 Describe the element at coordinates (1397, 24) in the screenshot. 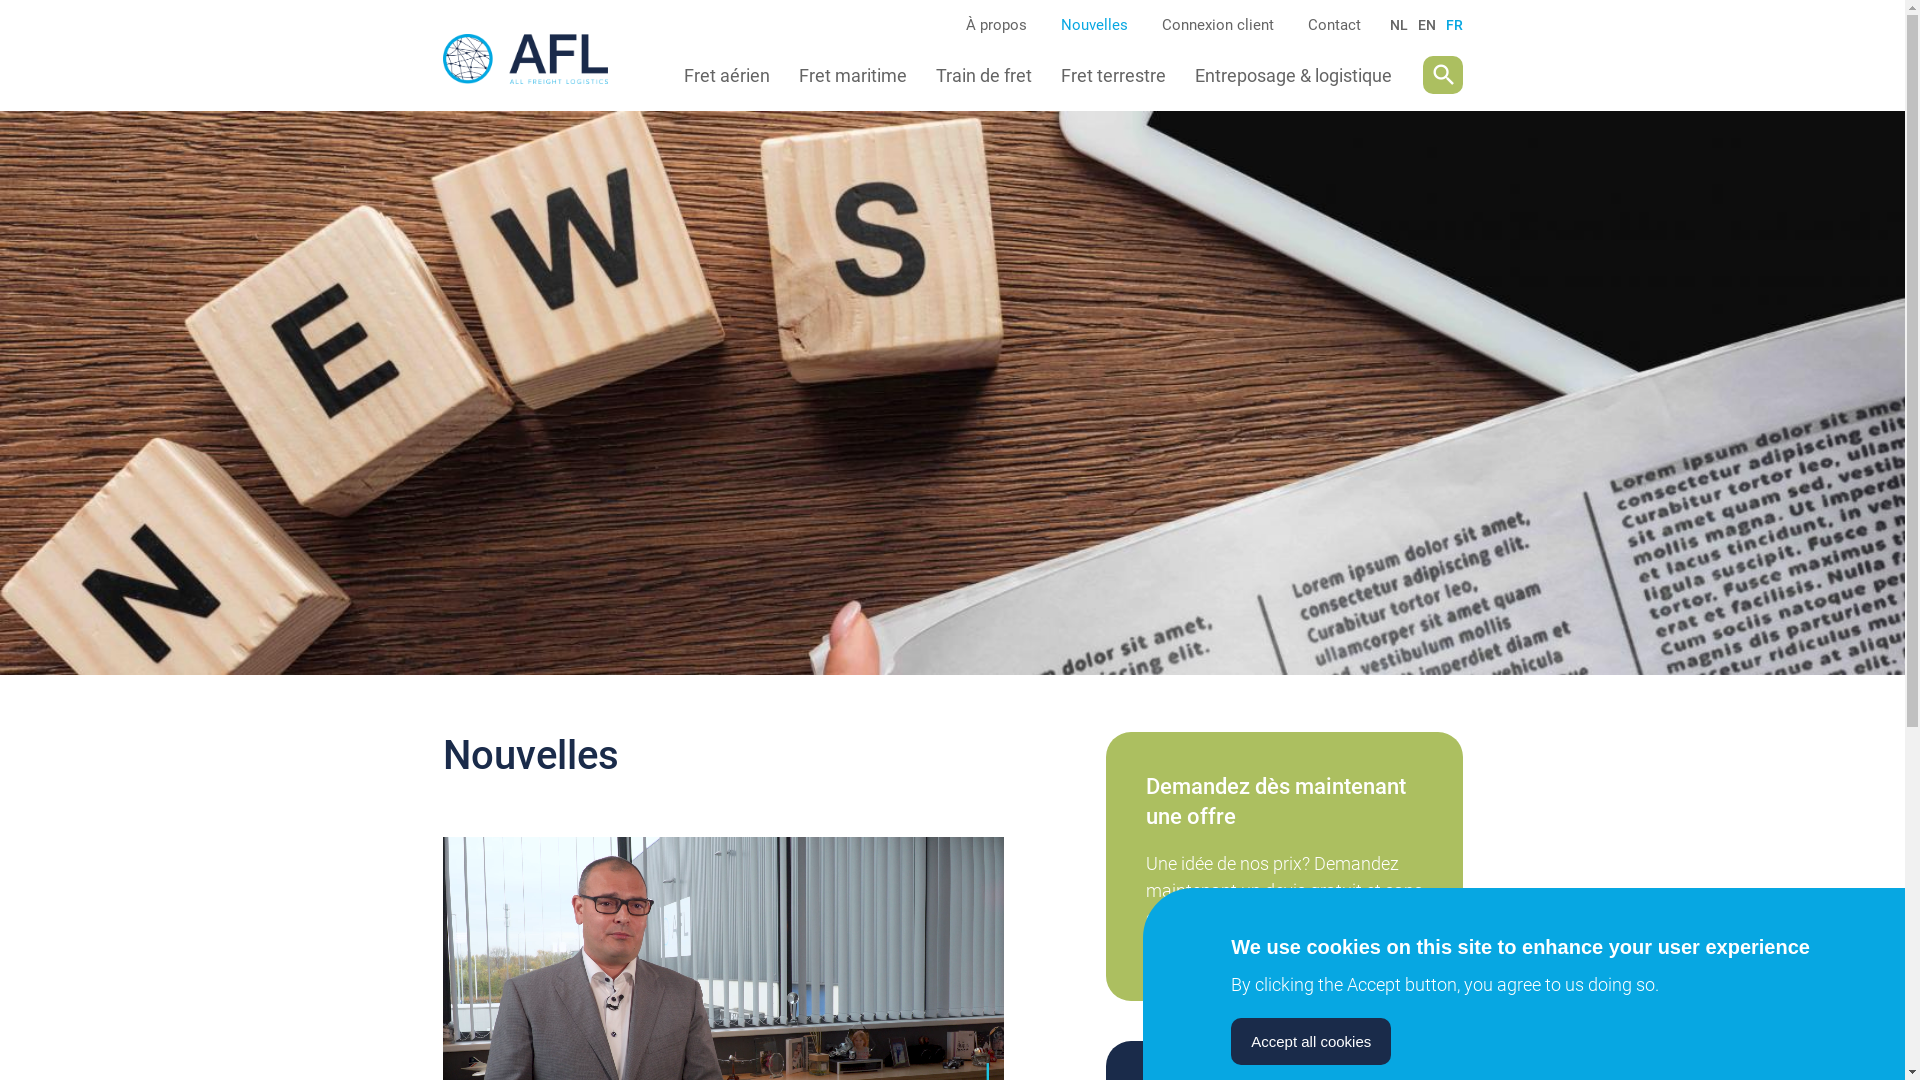

I see `'NL'` at that location.